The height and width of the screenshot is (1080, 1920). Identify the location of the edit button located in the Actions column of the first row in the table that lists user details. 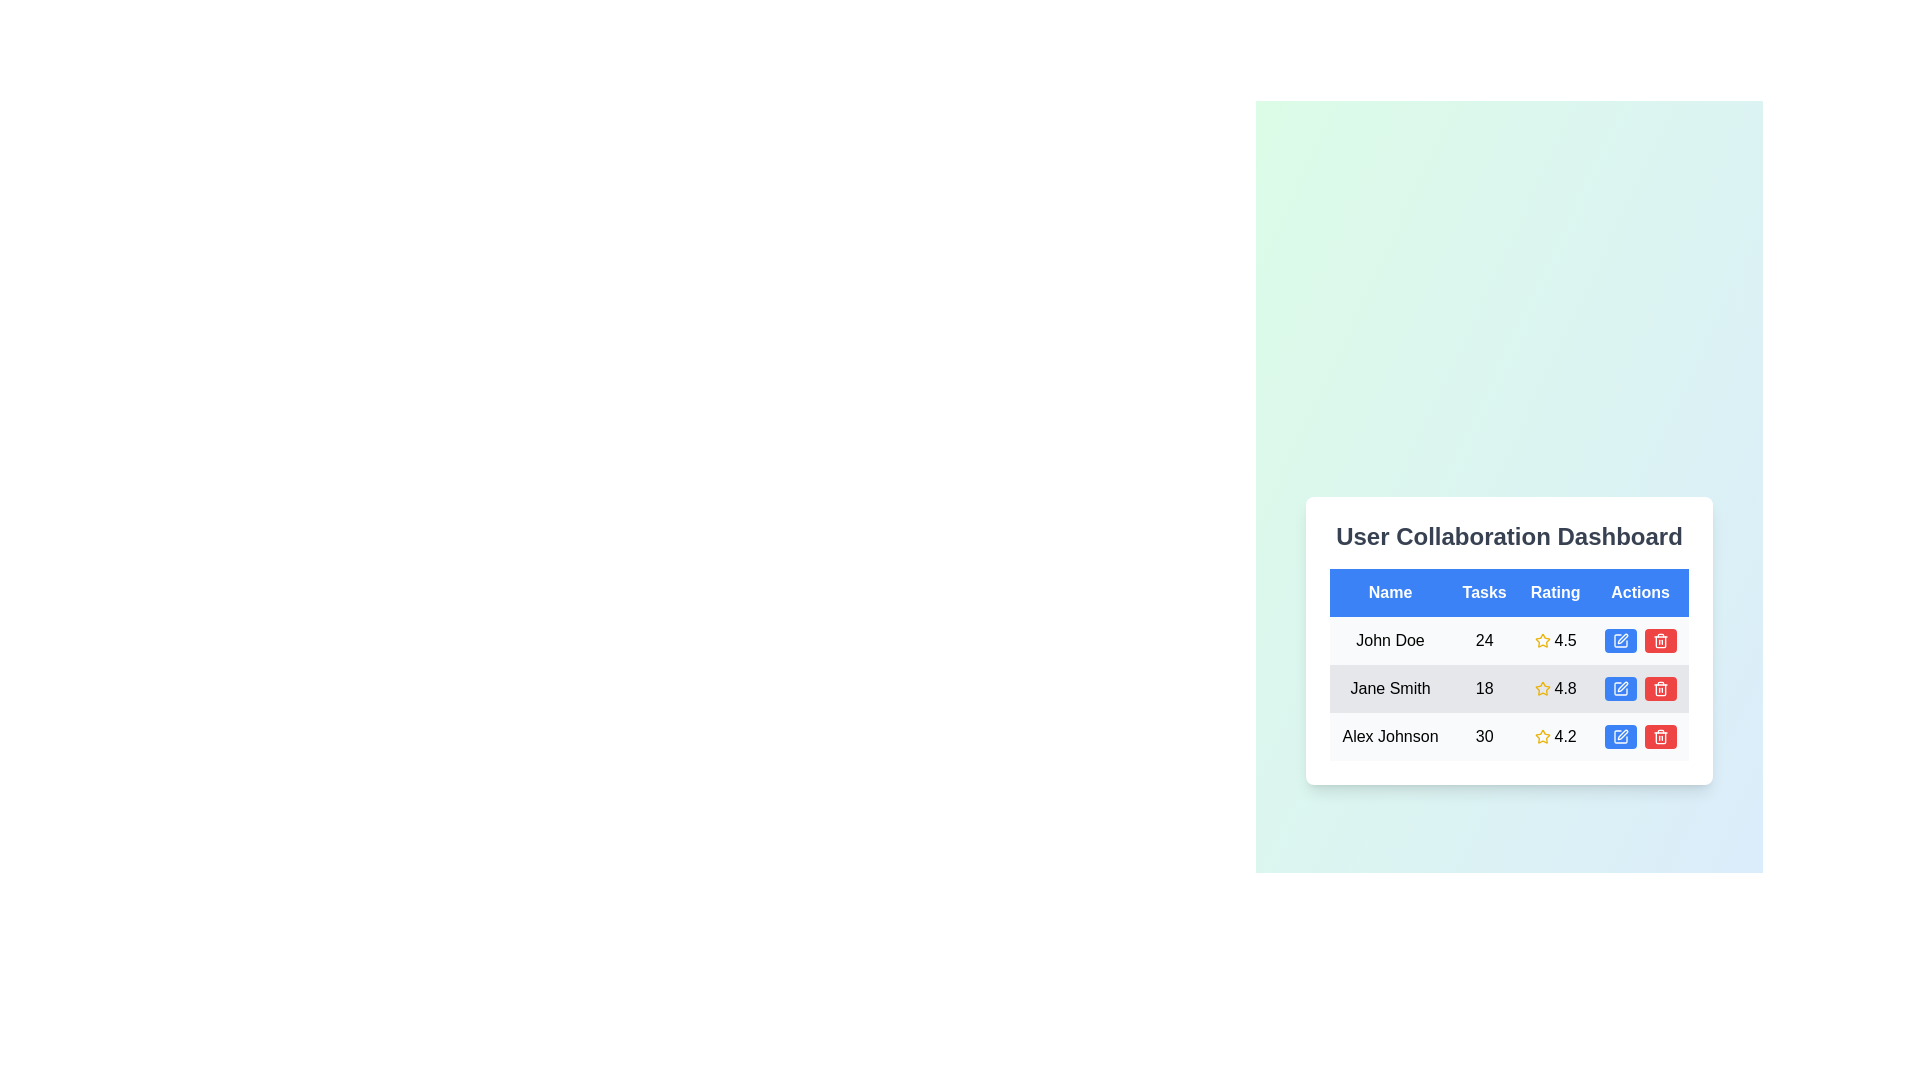
(1620, 640).